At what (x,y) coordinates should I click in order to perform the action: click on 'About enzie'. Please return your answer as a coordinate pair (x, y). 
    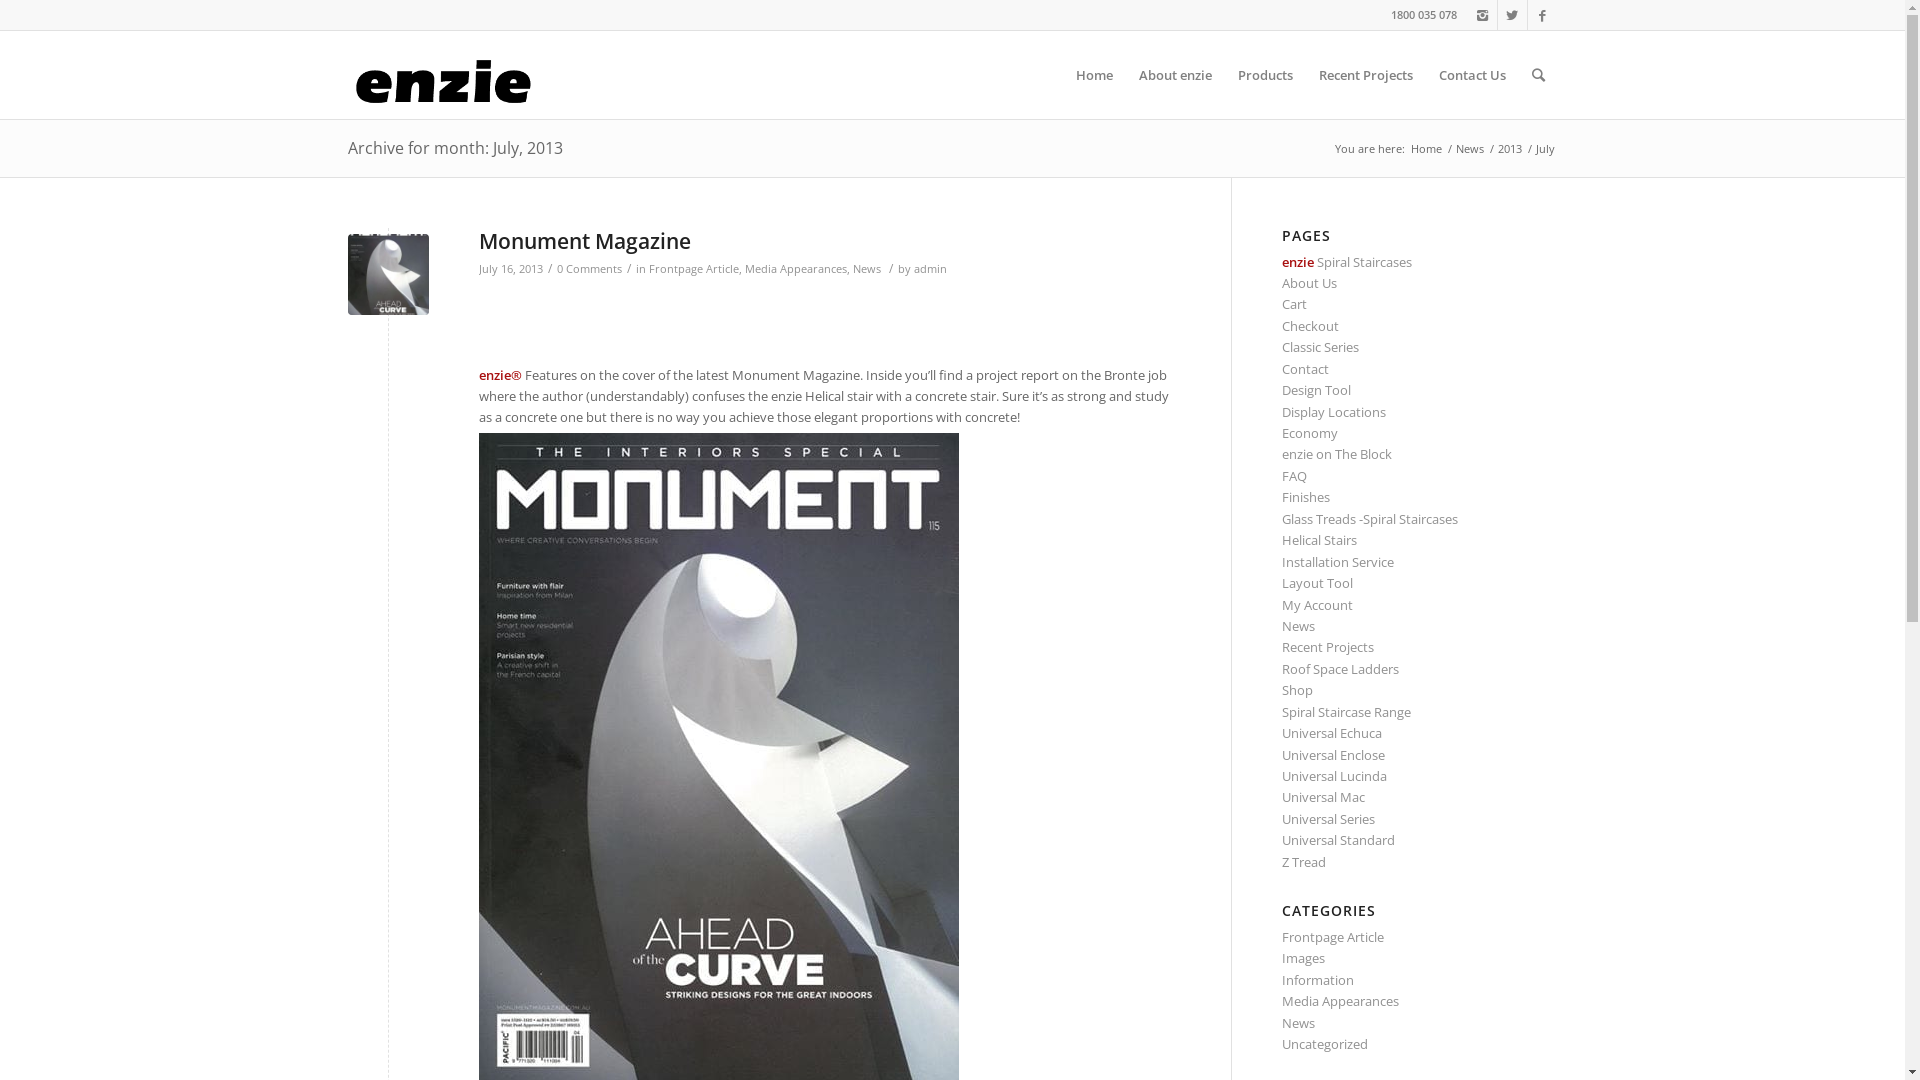
    Looking at the image, I should click on (1175, 73).